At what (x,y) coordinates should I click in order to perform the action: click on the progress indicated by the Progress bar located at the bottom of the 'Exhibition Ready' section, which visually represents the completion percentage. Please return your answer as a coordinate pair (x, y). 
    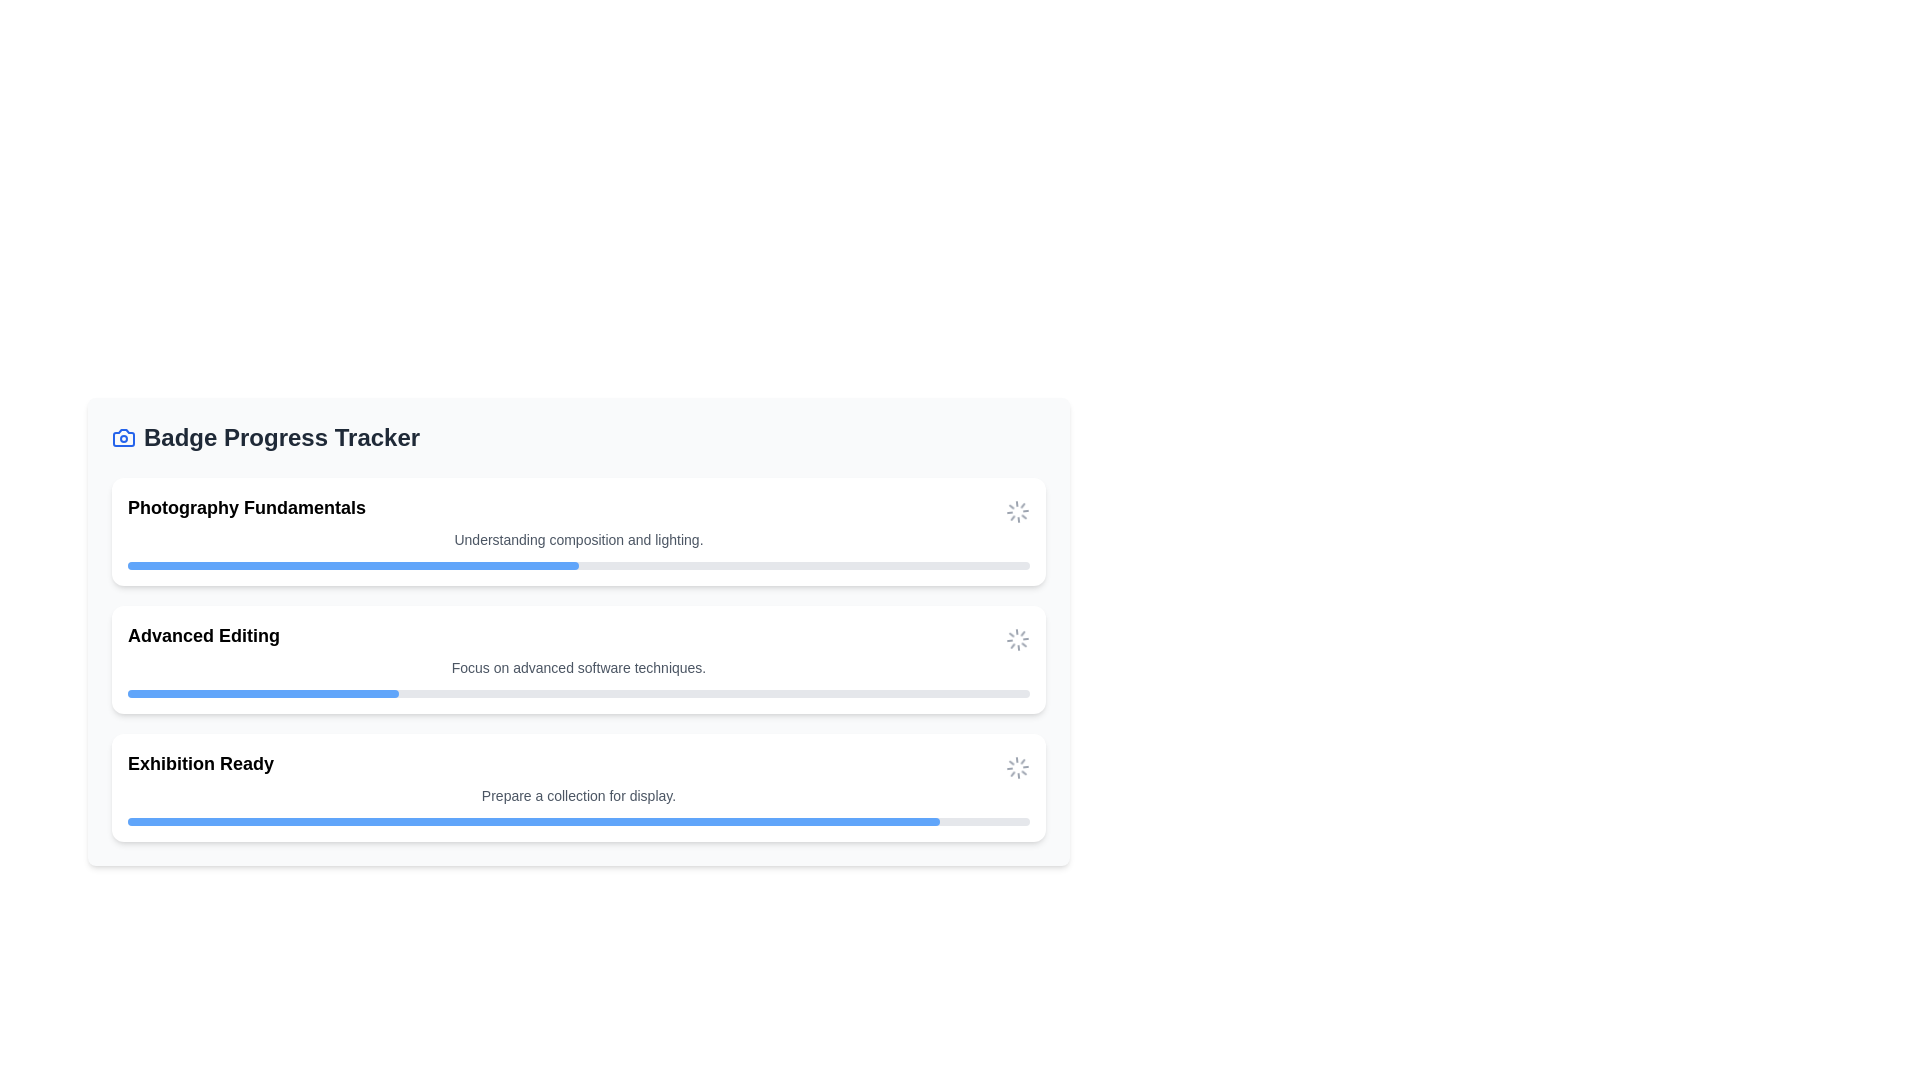
    Looking at the image, I should click on (533, 821).